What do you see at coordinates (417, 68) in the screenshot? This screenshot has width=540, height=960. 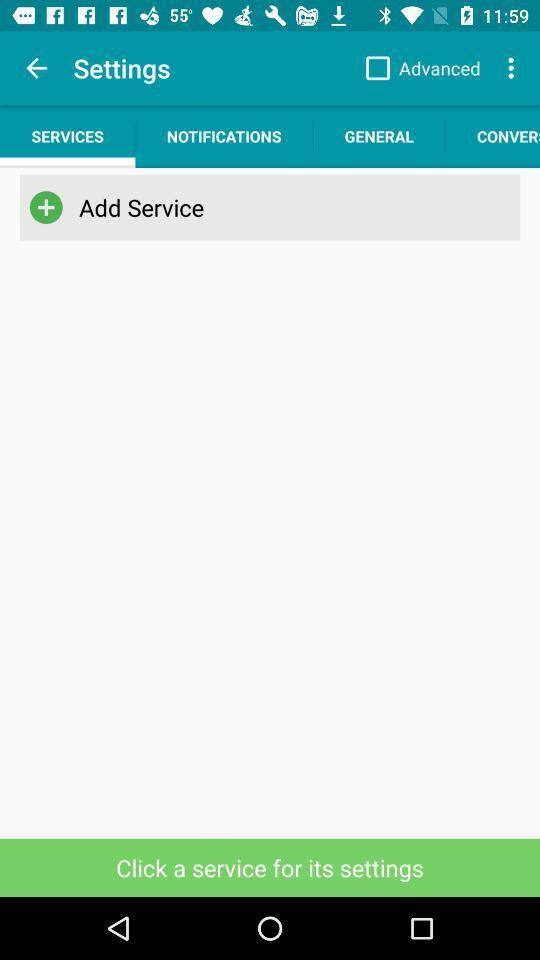 I see `the item above general item` at bounding box center [417, 68].